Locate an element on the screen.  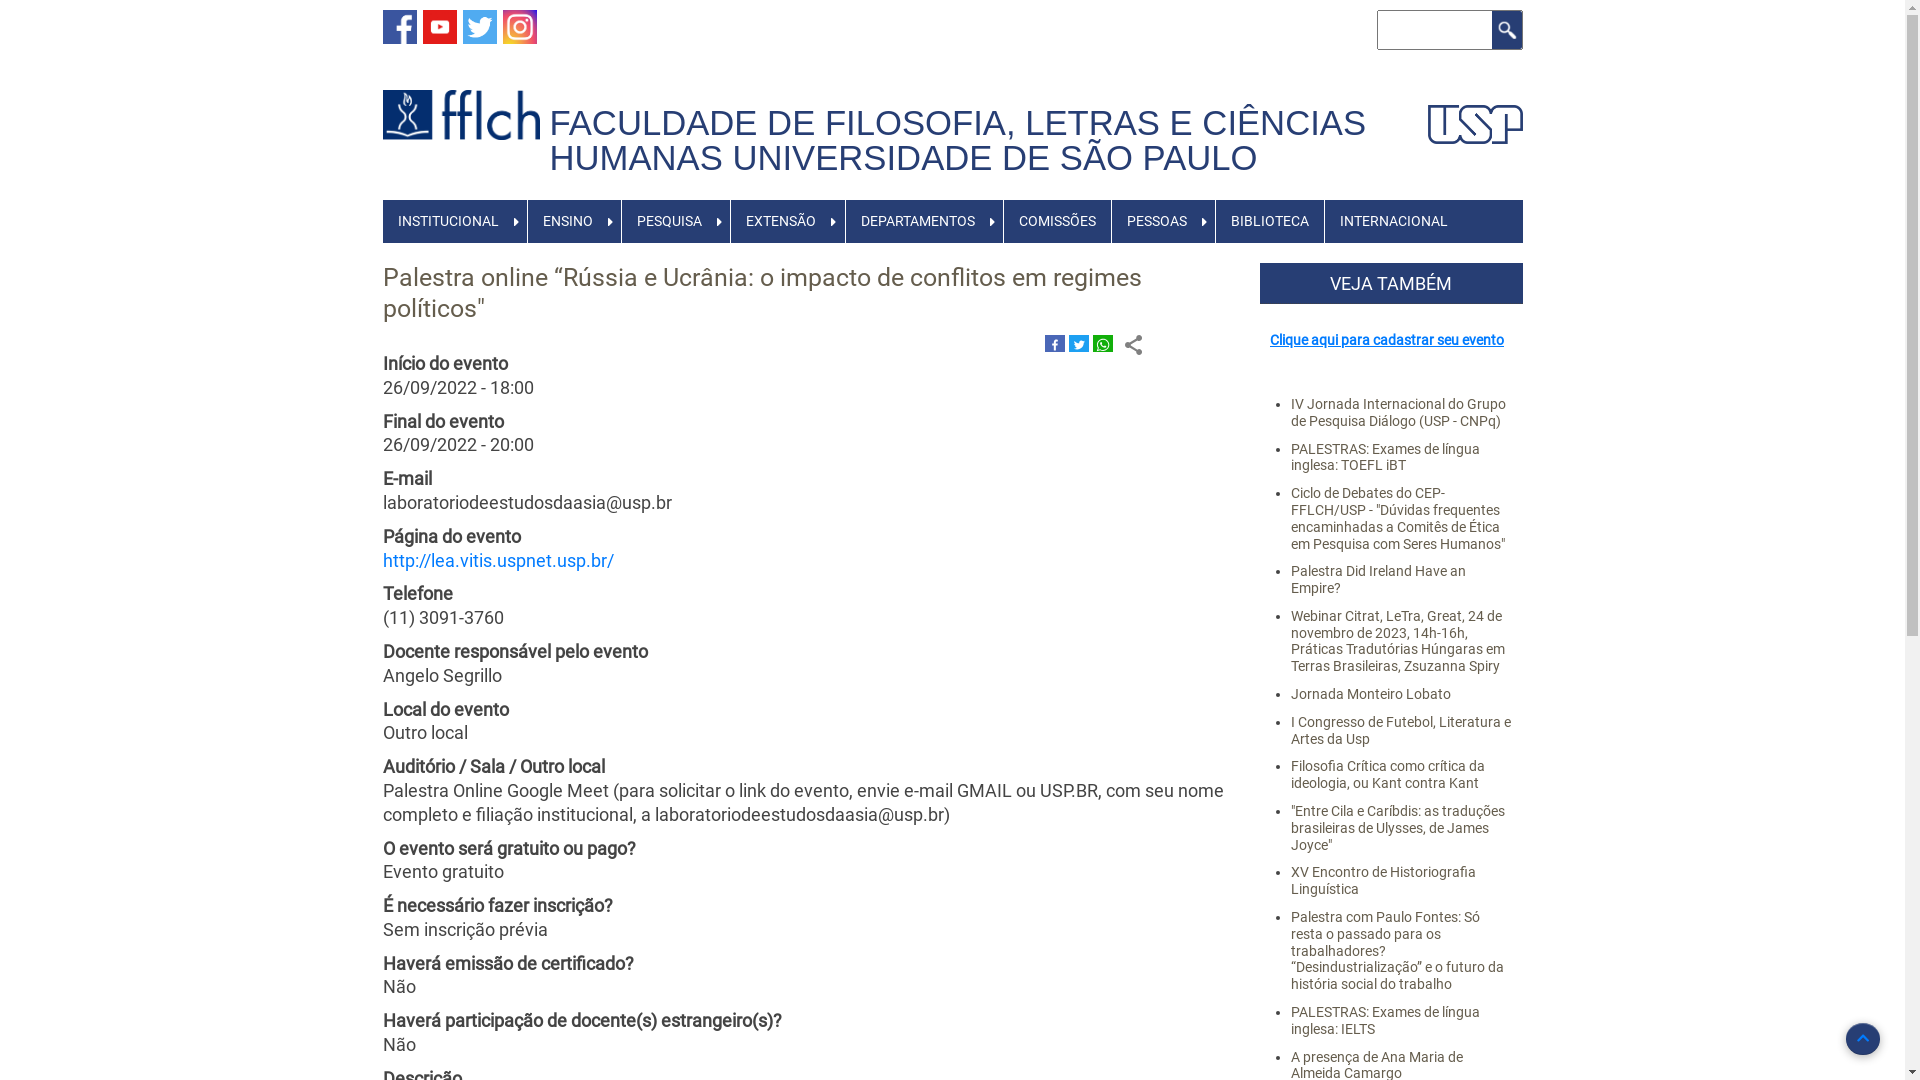
'Clique aqui para cadastrar seu evento' is located at coordinates (1386, 338).